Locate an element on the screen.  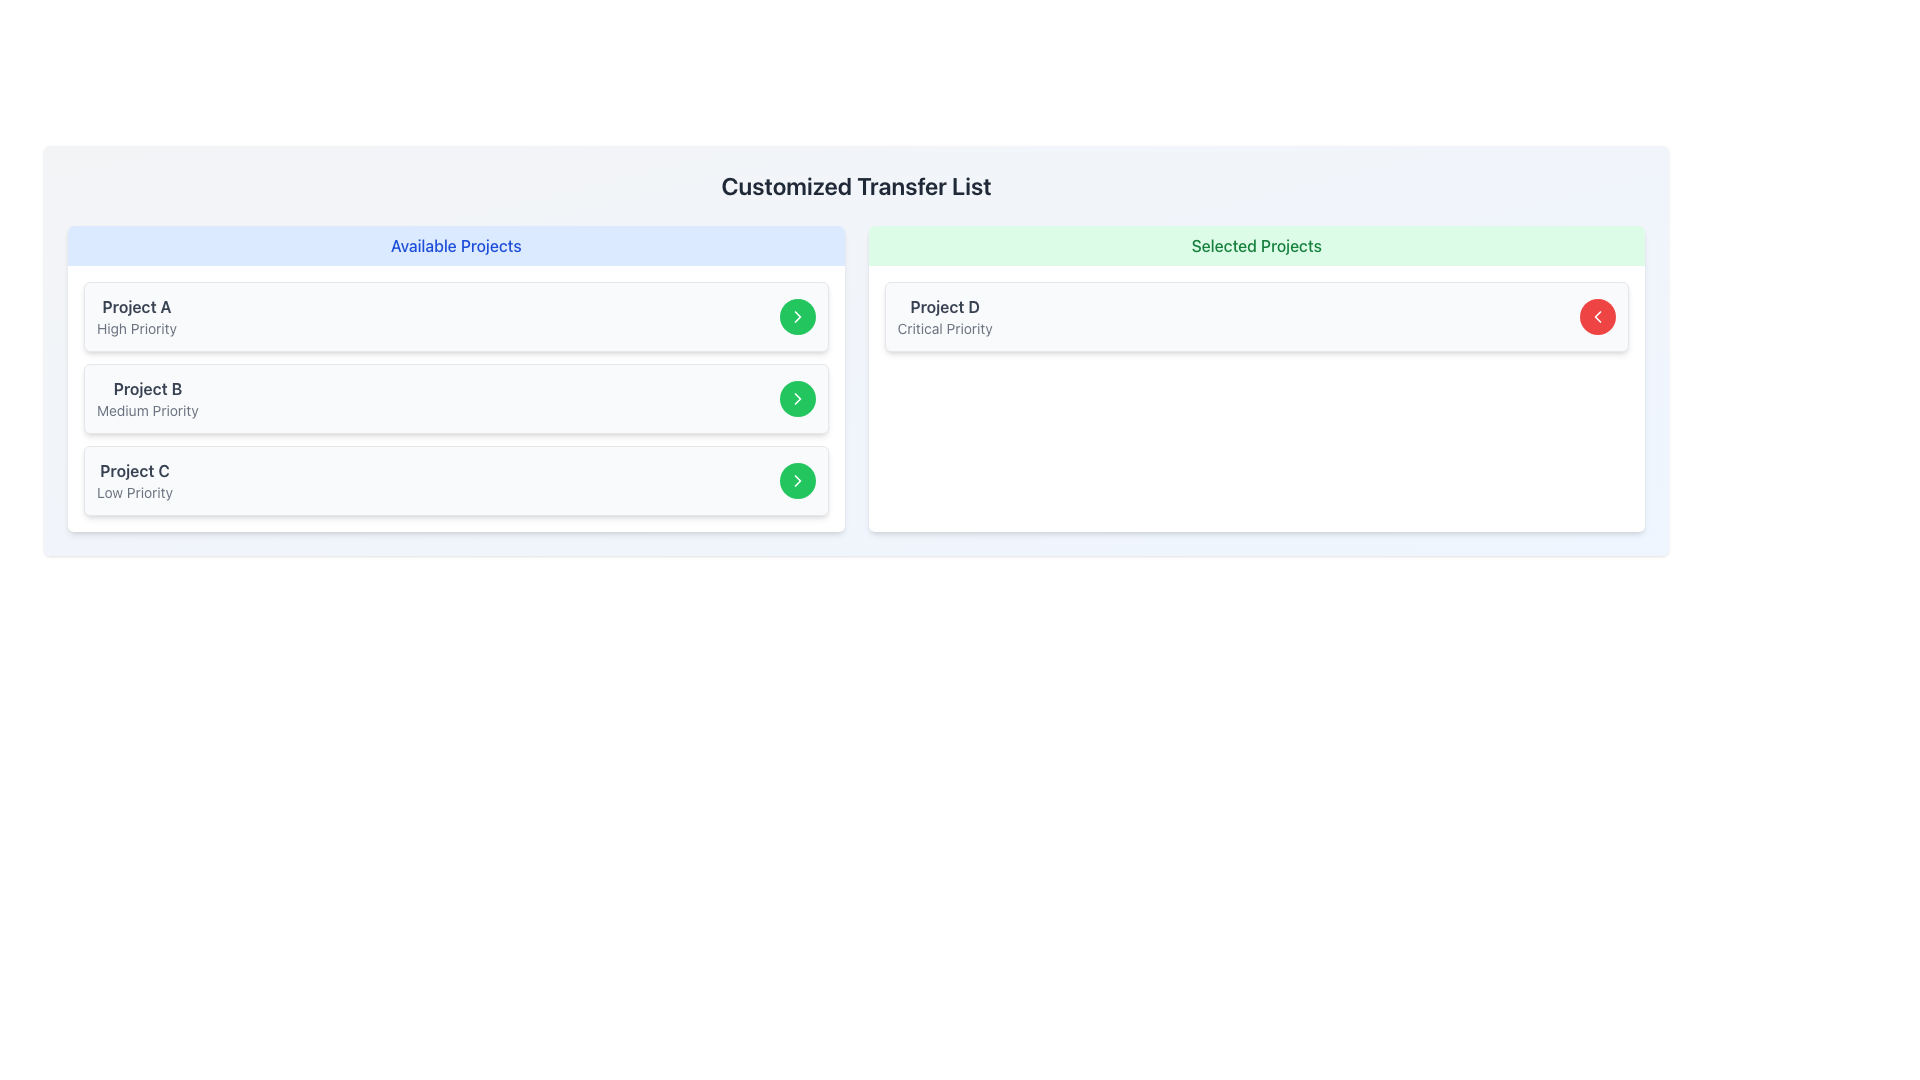
the text label representing 'Project A' with the status 'High Priority' located in the 'Available Projects' list is located at coordinates (136, 315).